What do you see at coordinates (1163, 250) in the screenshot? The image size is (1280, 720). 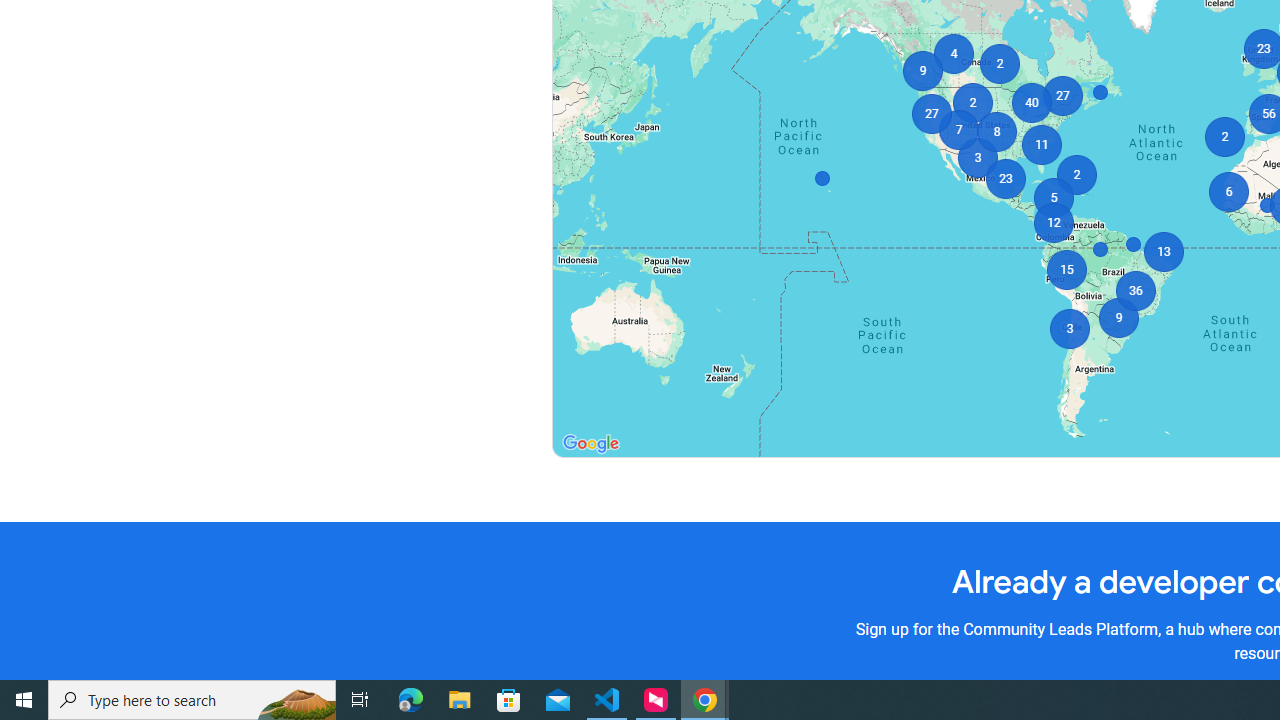 I see `'13'` at bounding box center [1163, 250].